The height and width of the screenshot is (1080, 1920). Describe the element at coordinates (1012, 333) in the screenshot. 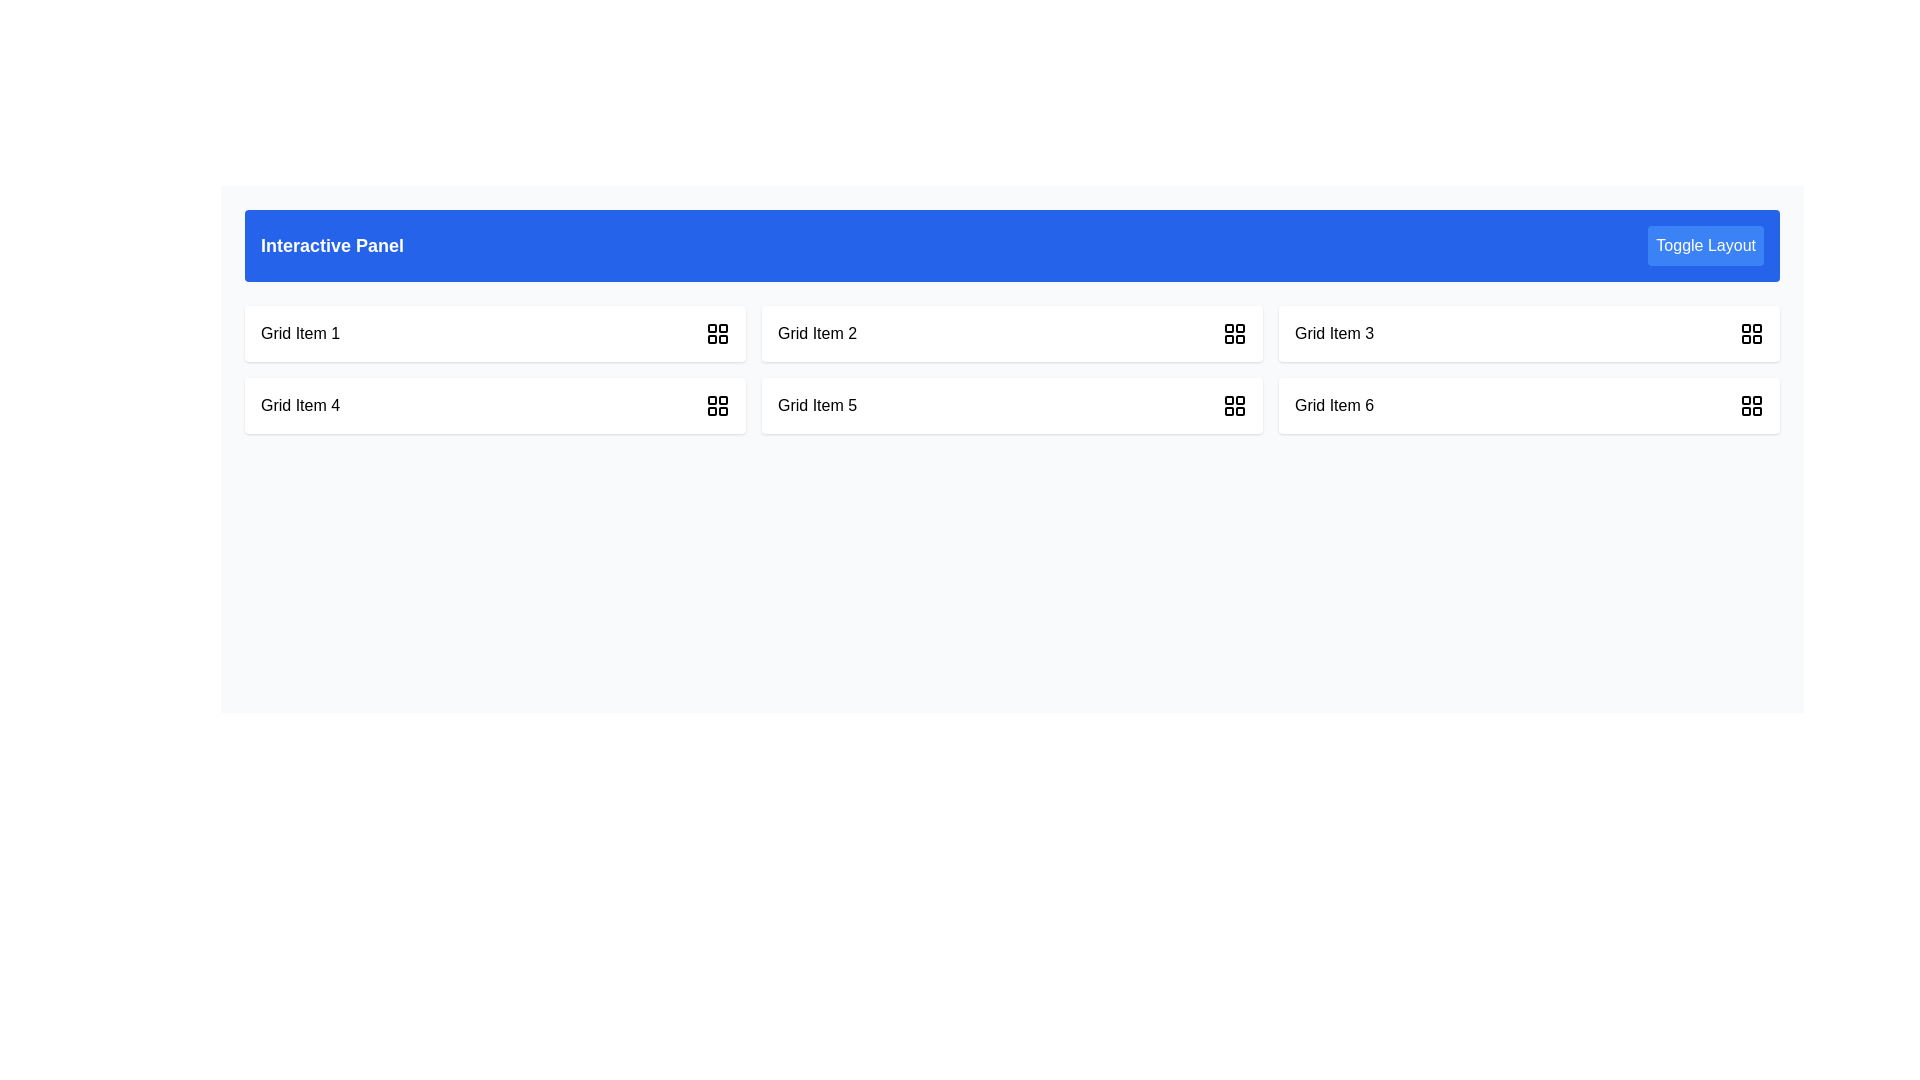

I see `the content of the Label displaying 'Grid Item 2' with a grid layout icon, located in the second column of the first row` at that location.